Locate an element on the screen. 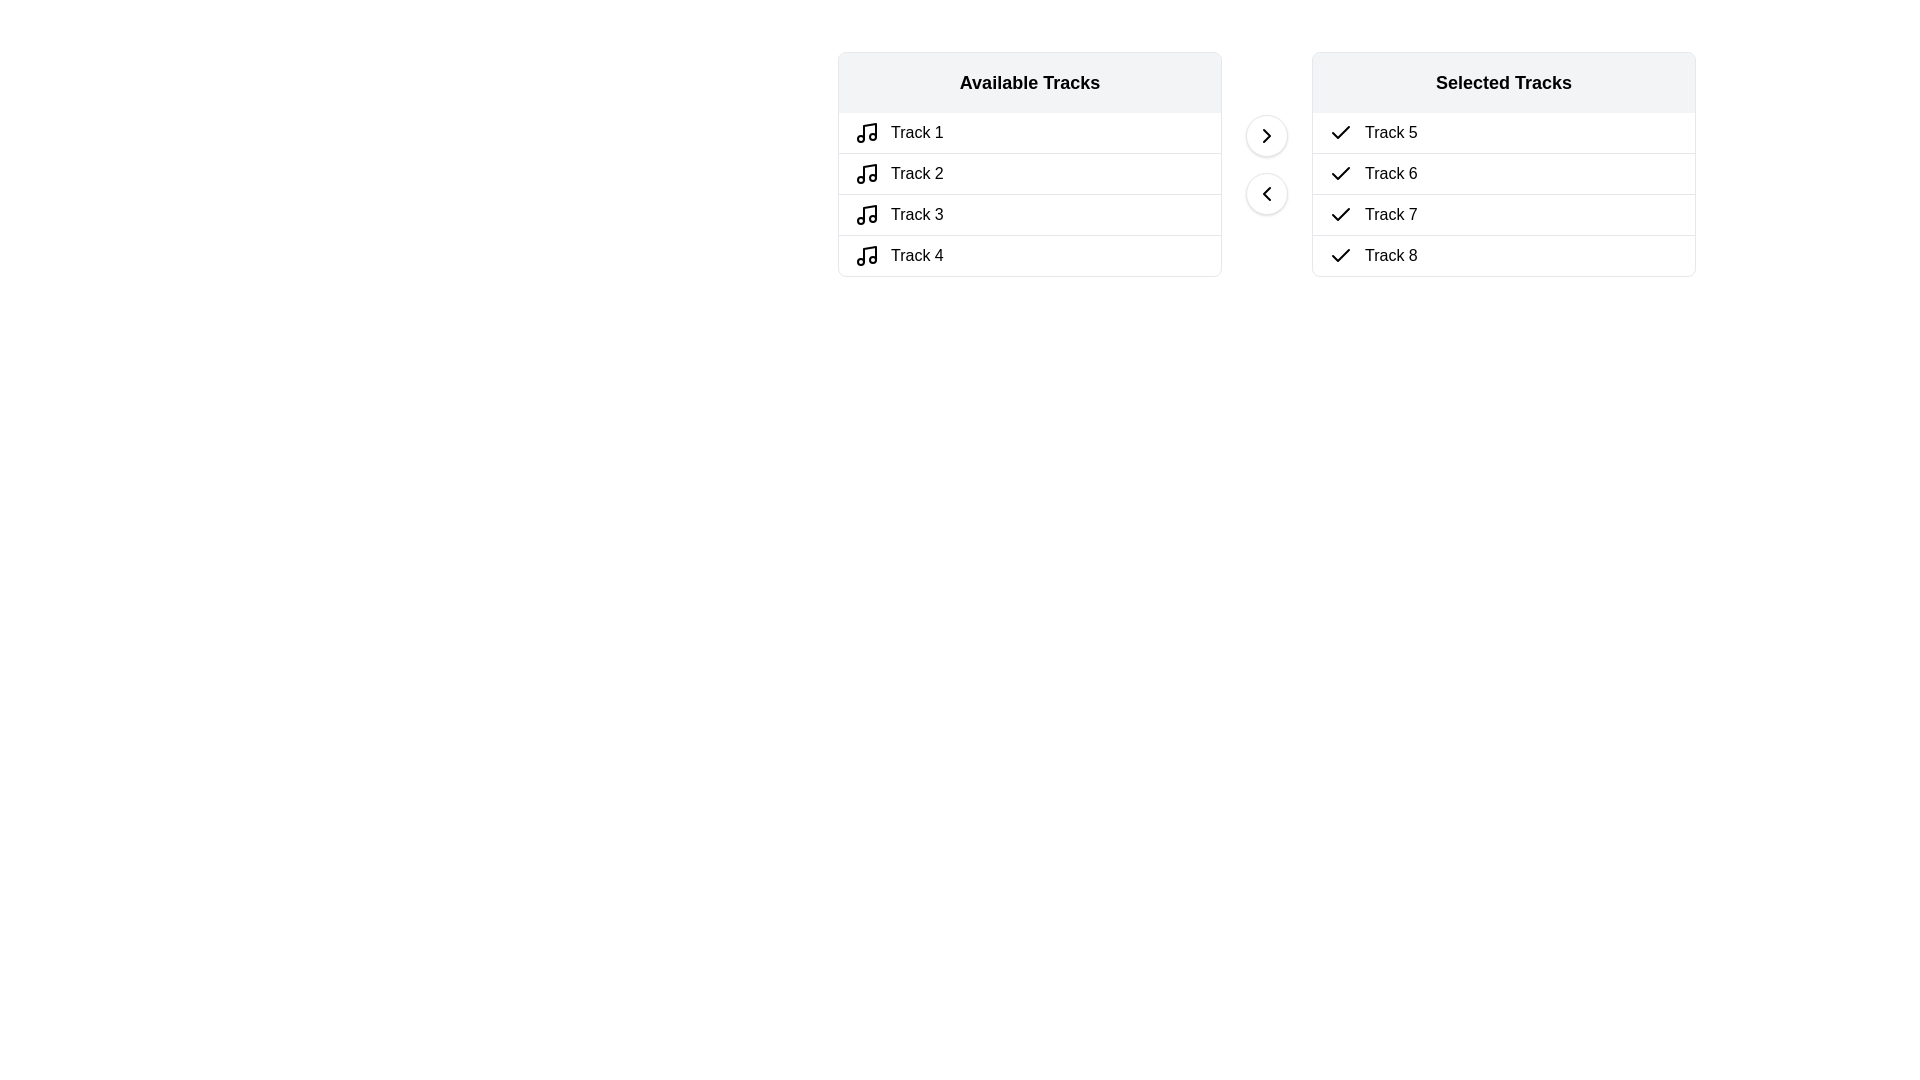 The image size is (1920, 1080). the top button in the interactive group that allows transferring items between the 'Available Tracks' and 'Selected Tracks' lists is located at coordinates (1266, 163).